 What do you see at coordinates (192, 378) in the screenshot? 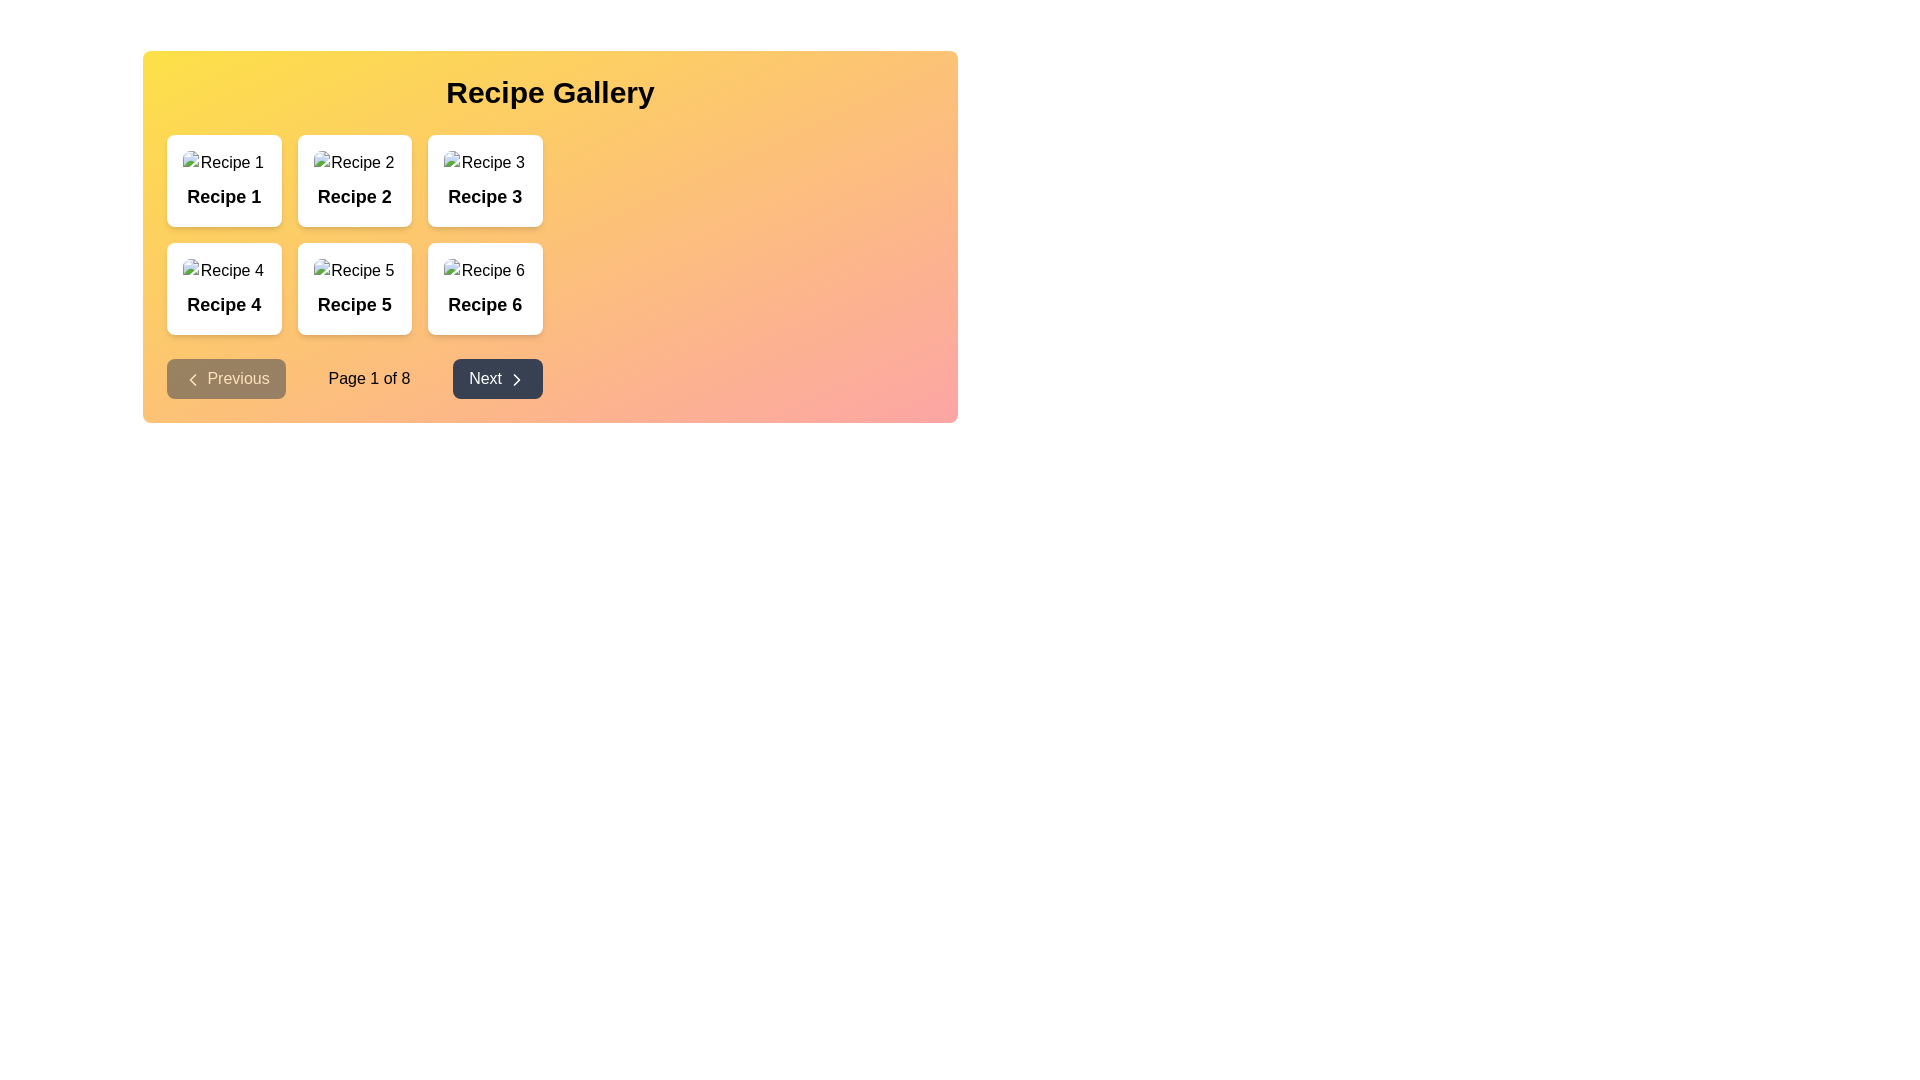
I see `the left-pointing chevron icon within the 'Previous' button, which has a brown background and white text, located at the bottom-left of the interface` at bounding box center [192, 378].